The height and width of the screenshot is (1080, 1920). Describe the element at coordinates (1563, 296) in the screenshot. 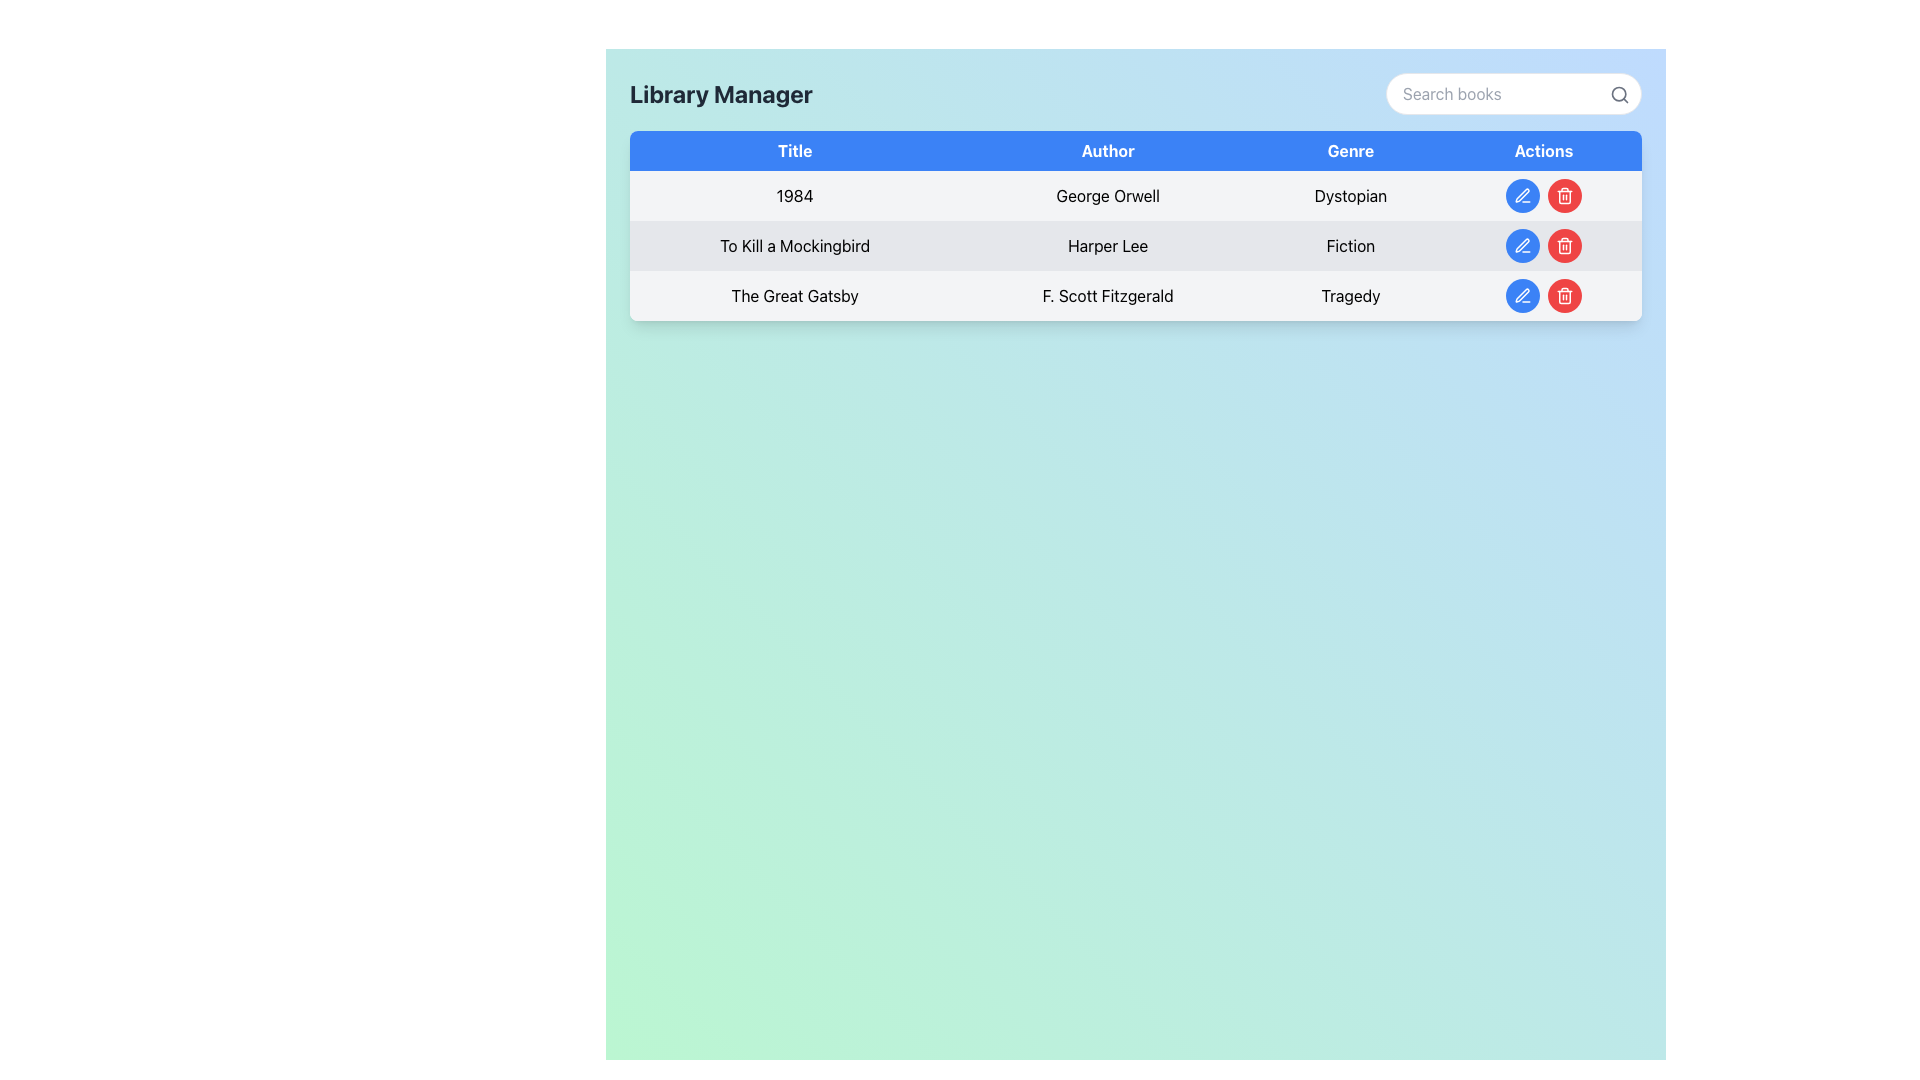

I see `the trash can icon in the 'Actions' column of the table to initiate the delete action for the record '1984'` at that location.